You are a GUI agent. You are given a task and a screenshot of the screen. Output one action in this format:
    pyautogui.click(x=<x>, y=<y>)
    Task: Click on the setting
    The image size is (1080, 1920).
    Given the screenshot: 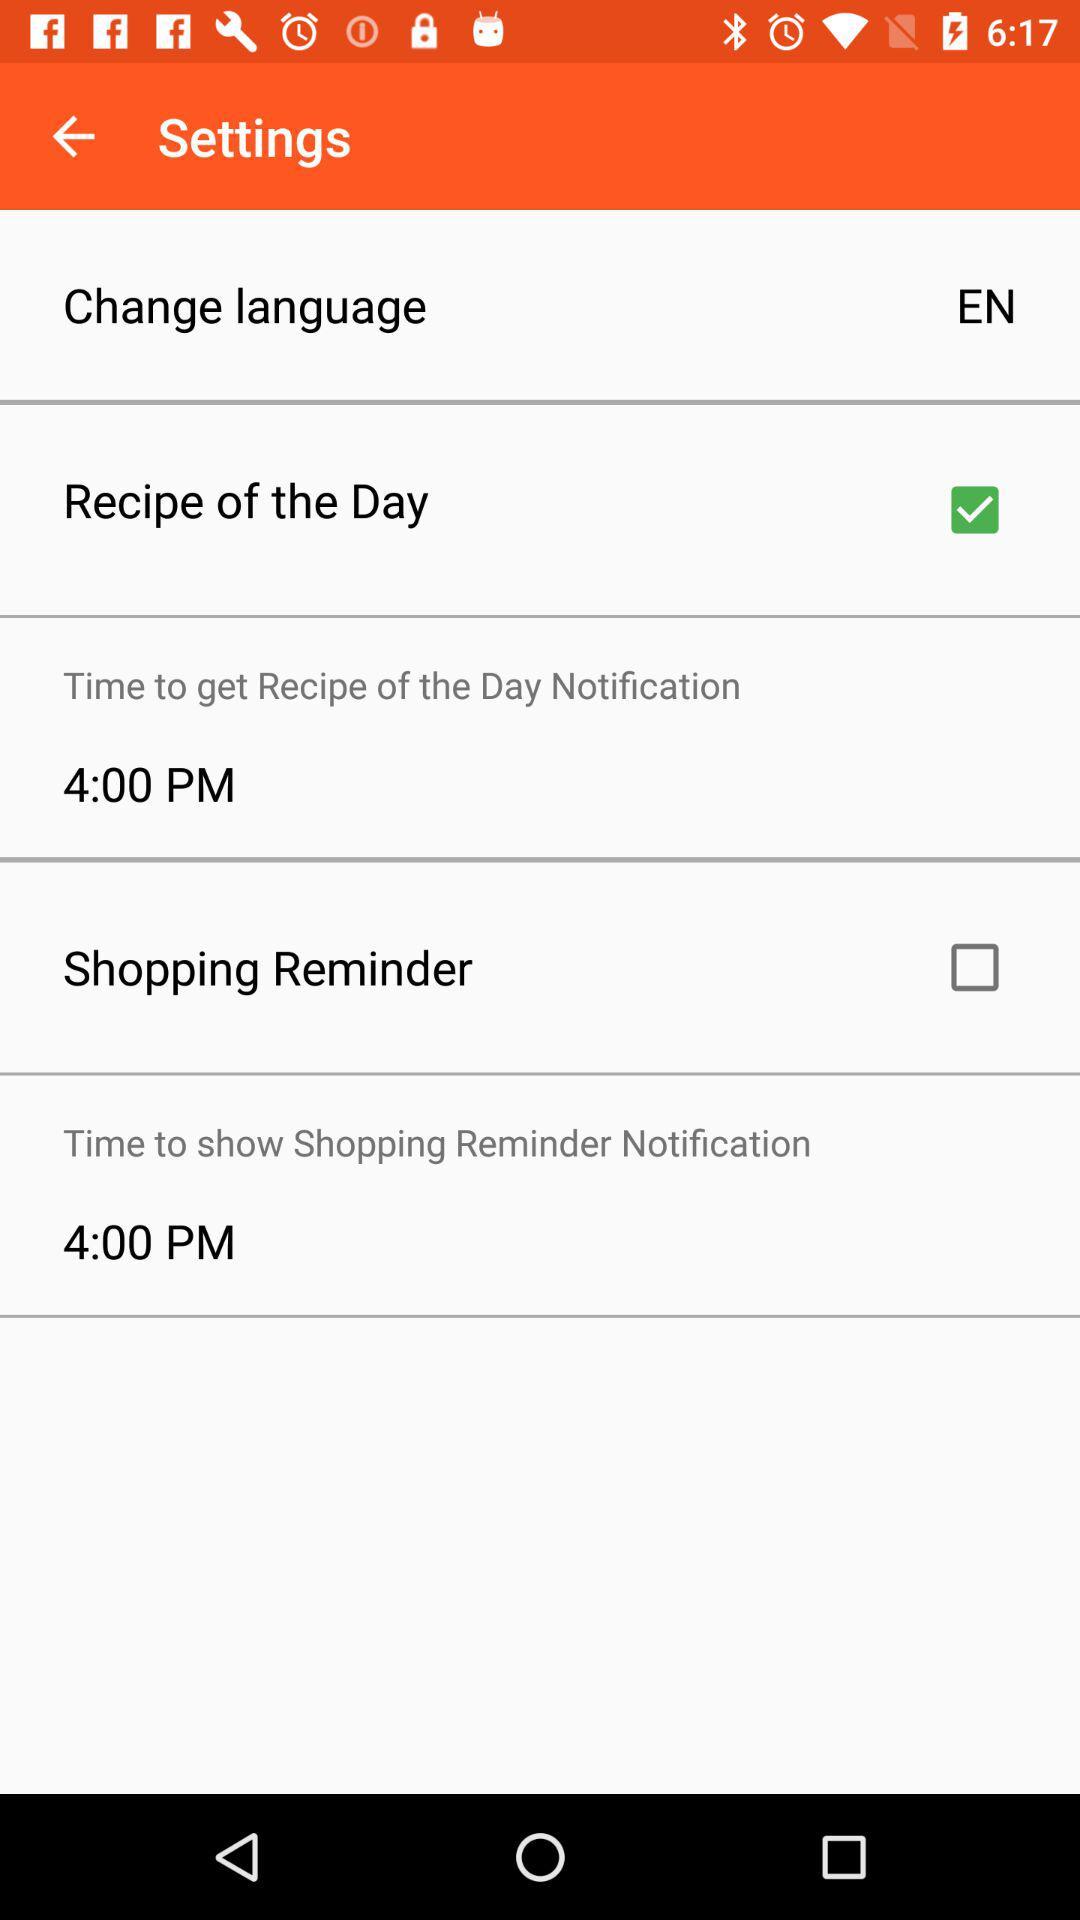 What is the action you would take?
    pyautogui.click(x=974, y=509)
    